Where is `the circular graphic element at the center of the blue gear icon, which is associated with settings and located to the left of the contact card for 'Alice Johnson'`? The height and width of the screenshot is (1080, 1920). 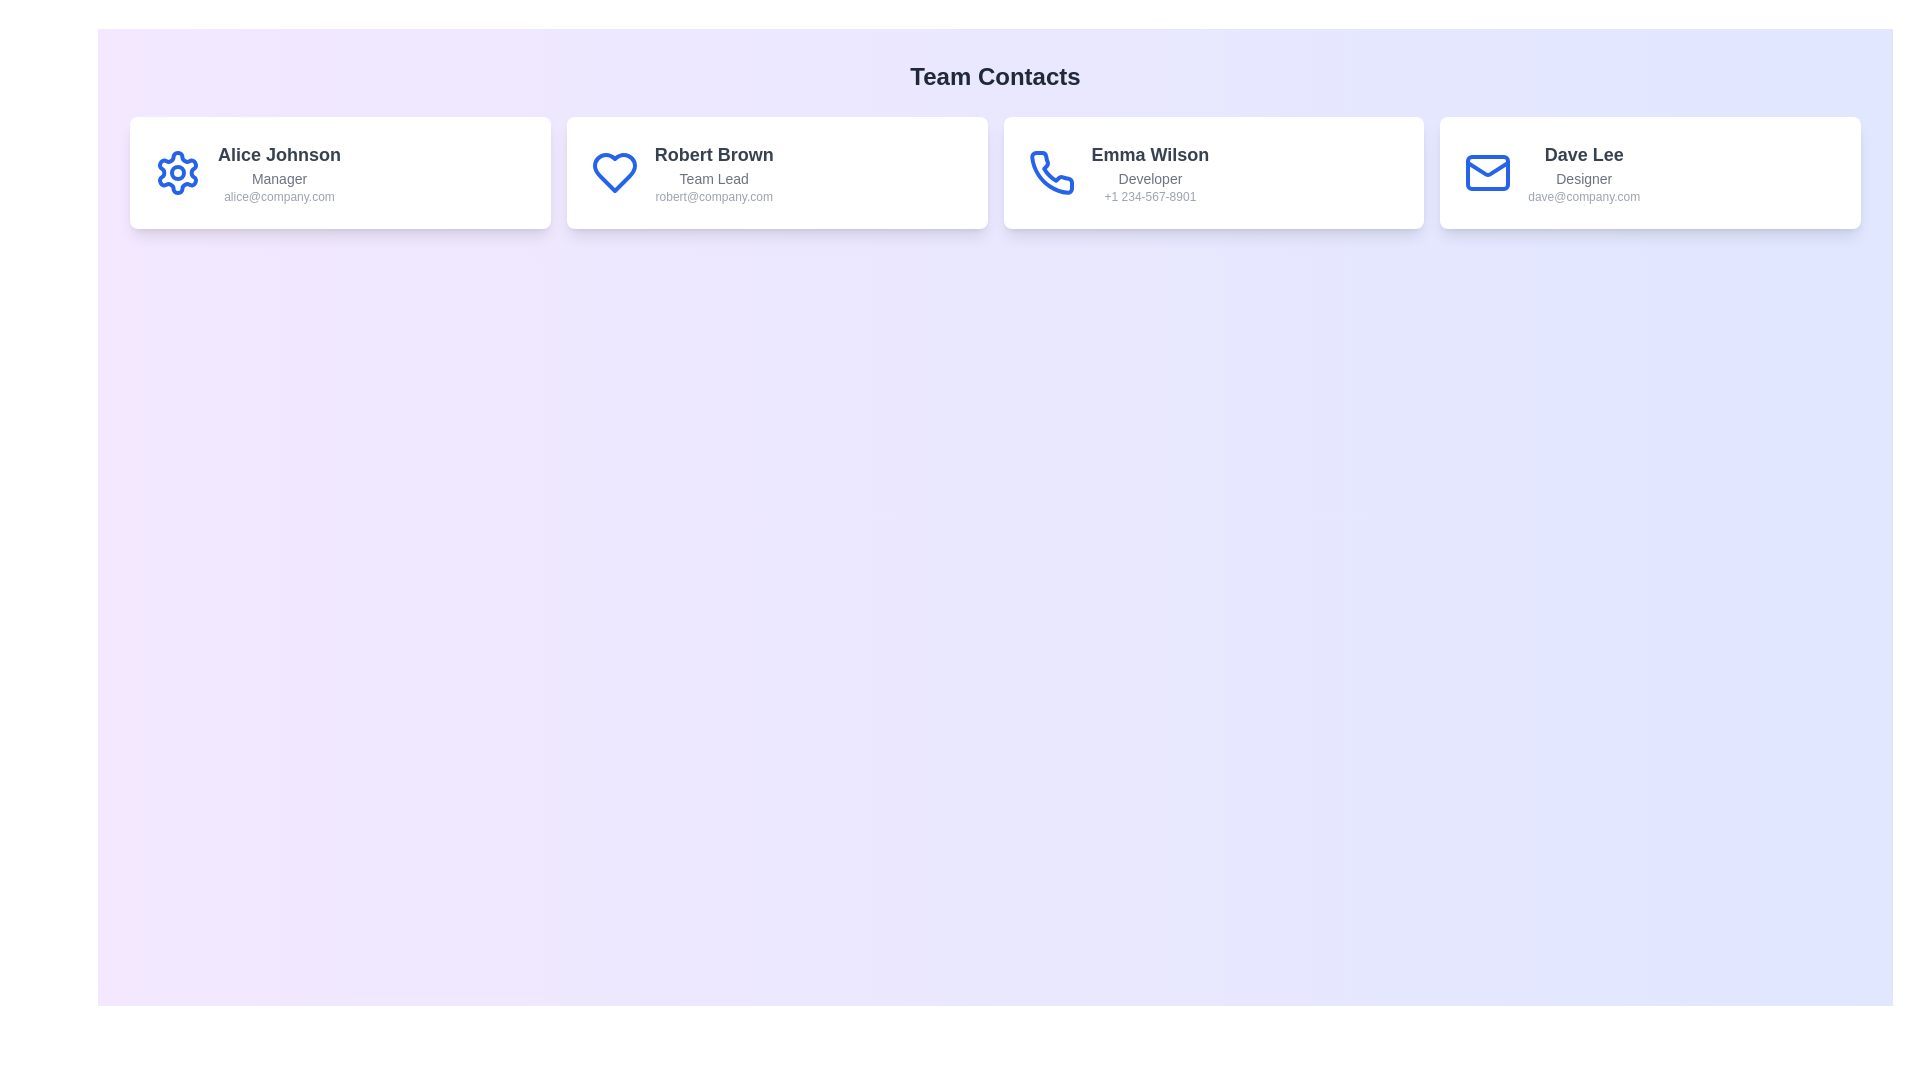 the circular graphic element at the center of the blue gear icon, which is associated with settings and located to the left of the contact card for 'Alice Johnson' is located at coordinates (177, 172).